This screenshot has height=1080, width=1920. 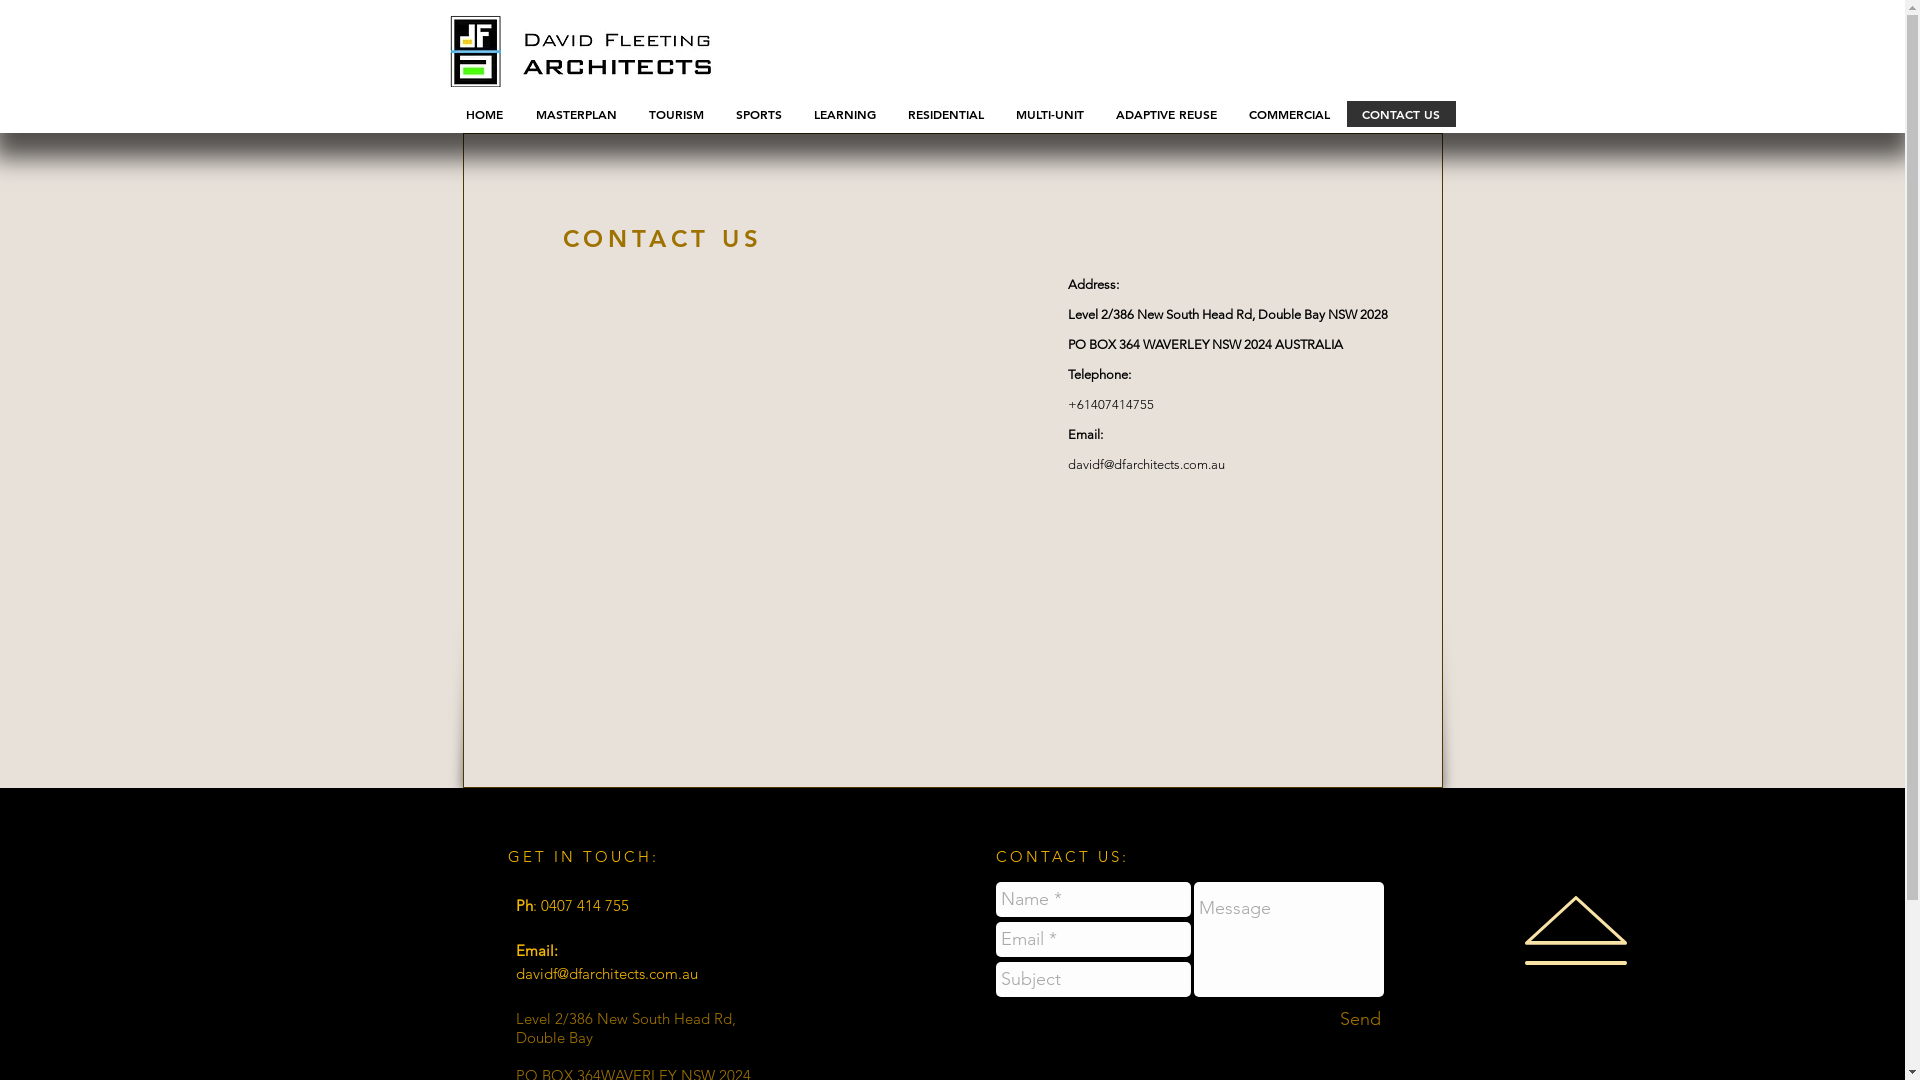 What do you see at coordinates (484, 114) in the screenshot?
I see `'HOME'` at bounding box center [484, 114].